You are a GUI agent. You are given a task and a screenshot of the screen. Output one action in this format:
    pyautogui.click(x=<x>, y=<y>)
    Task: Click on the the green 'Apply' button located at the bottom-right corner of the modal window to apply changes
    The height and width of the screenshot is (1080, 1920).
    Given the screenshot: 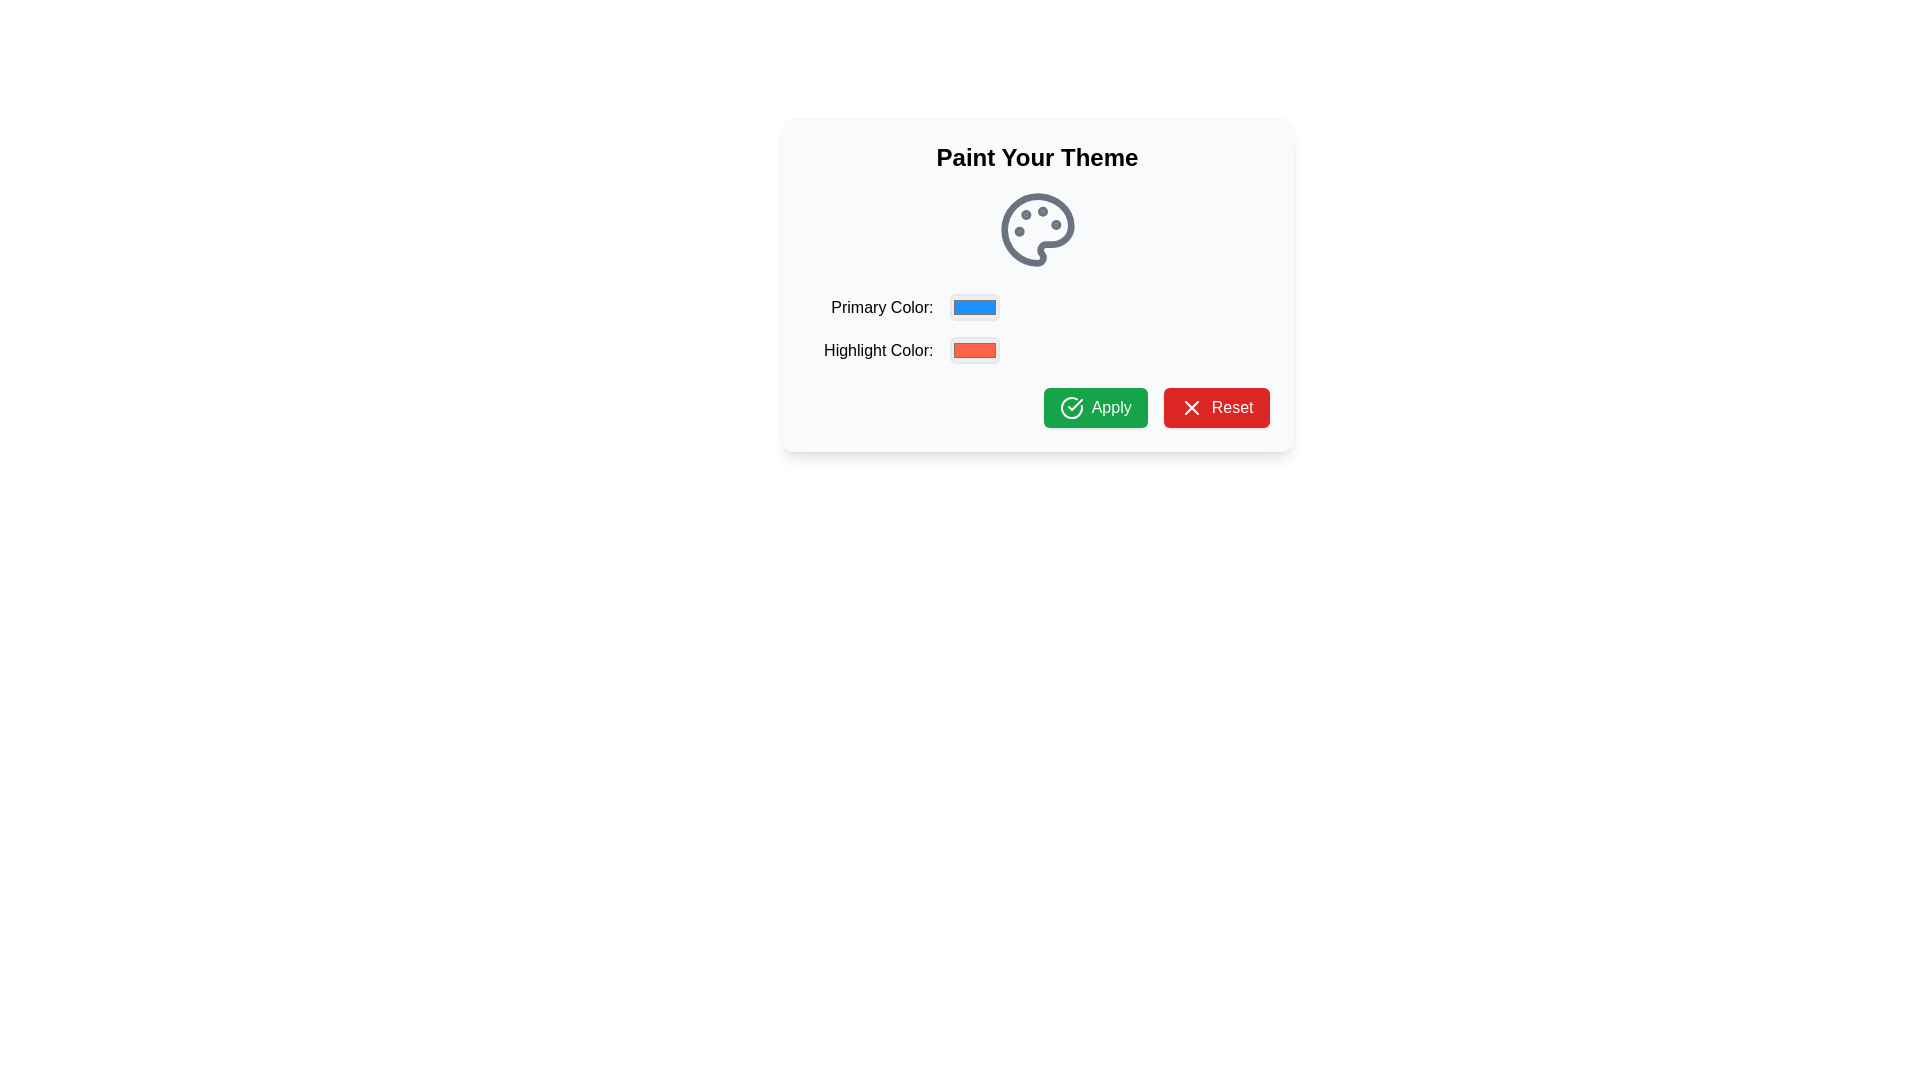 What is the action you would take?
    pyautogui.click(x=1094, y=407)
    